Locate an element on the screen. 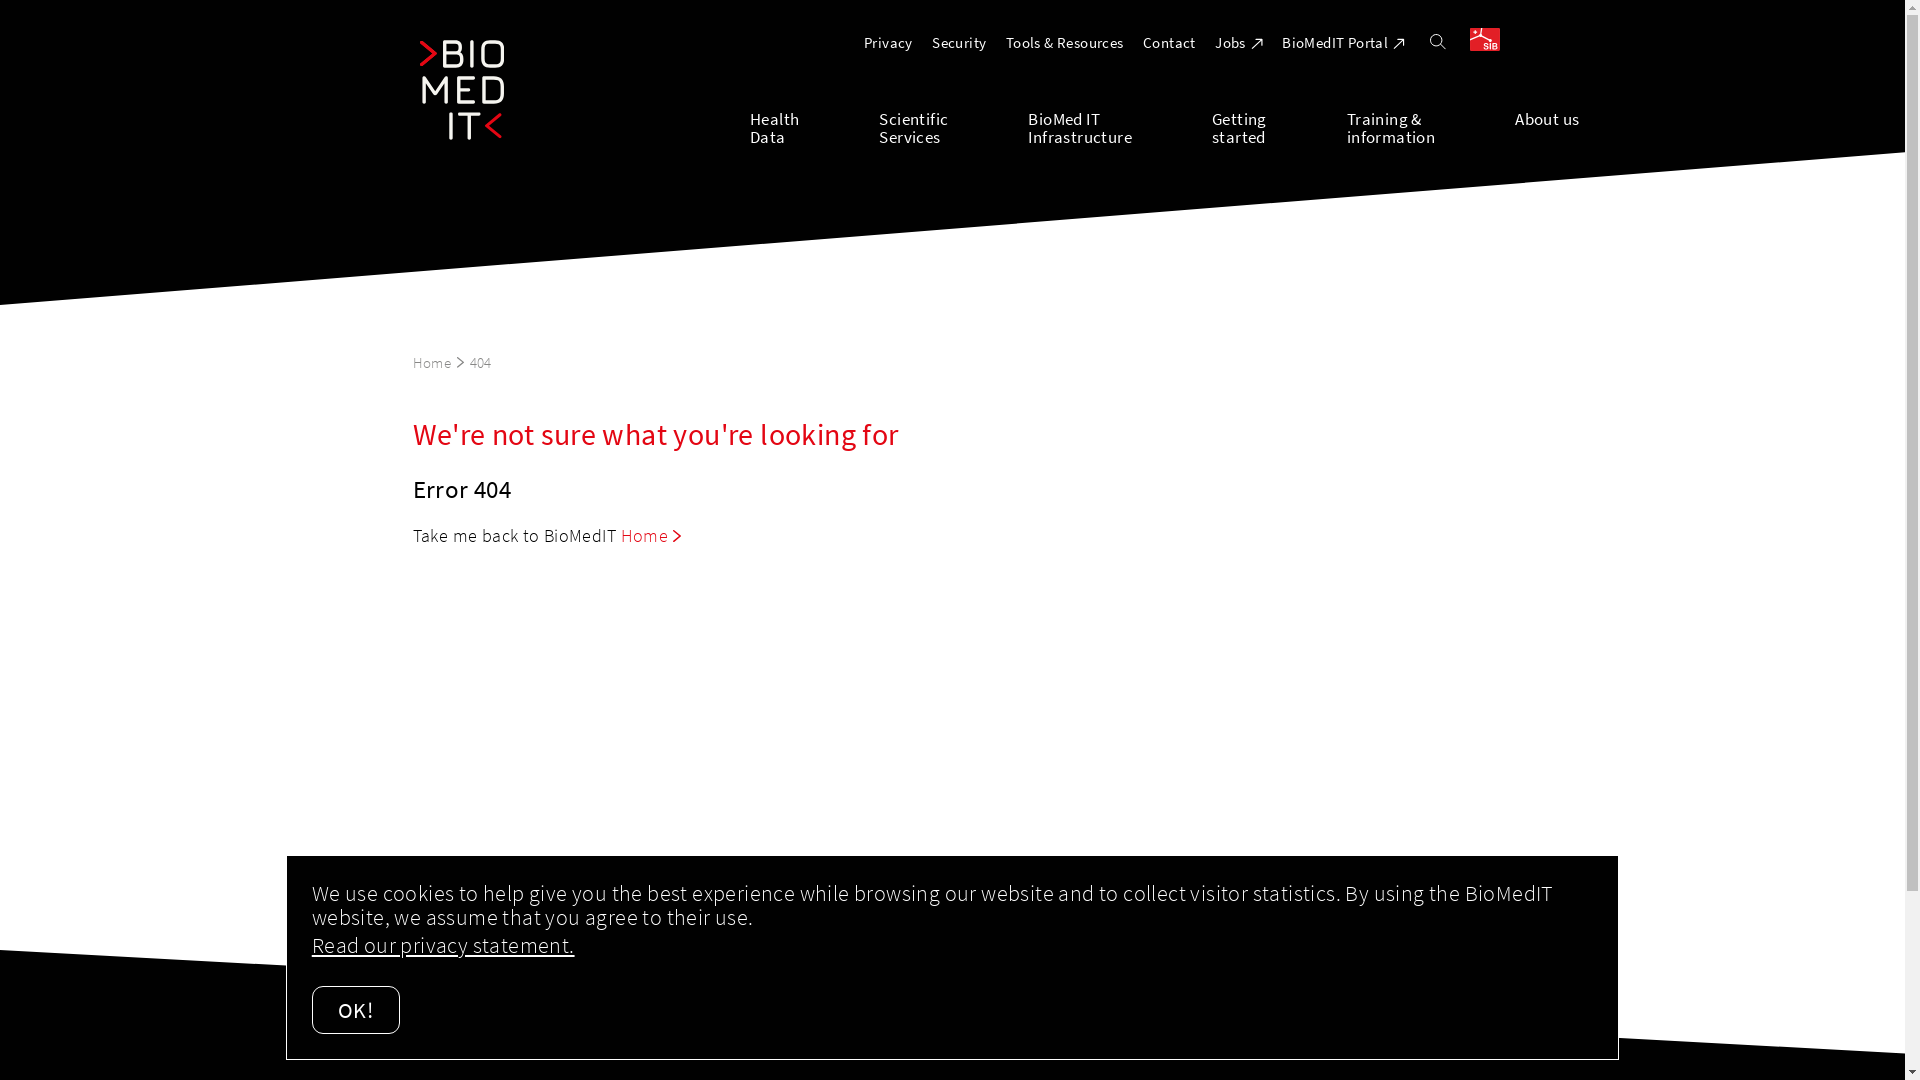  'BioMed IT Infrastructure' is located at coordinates (1118, 126).